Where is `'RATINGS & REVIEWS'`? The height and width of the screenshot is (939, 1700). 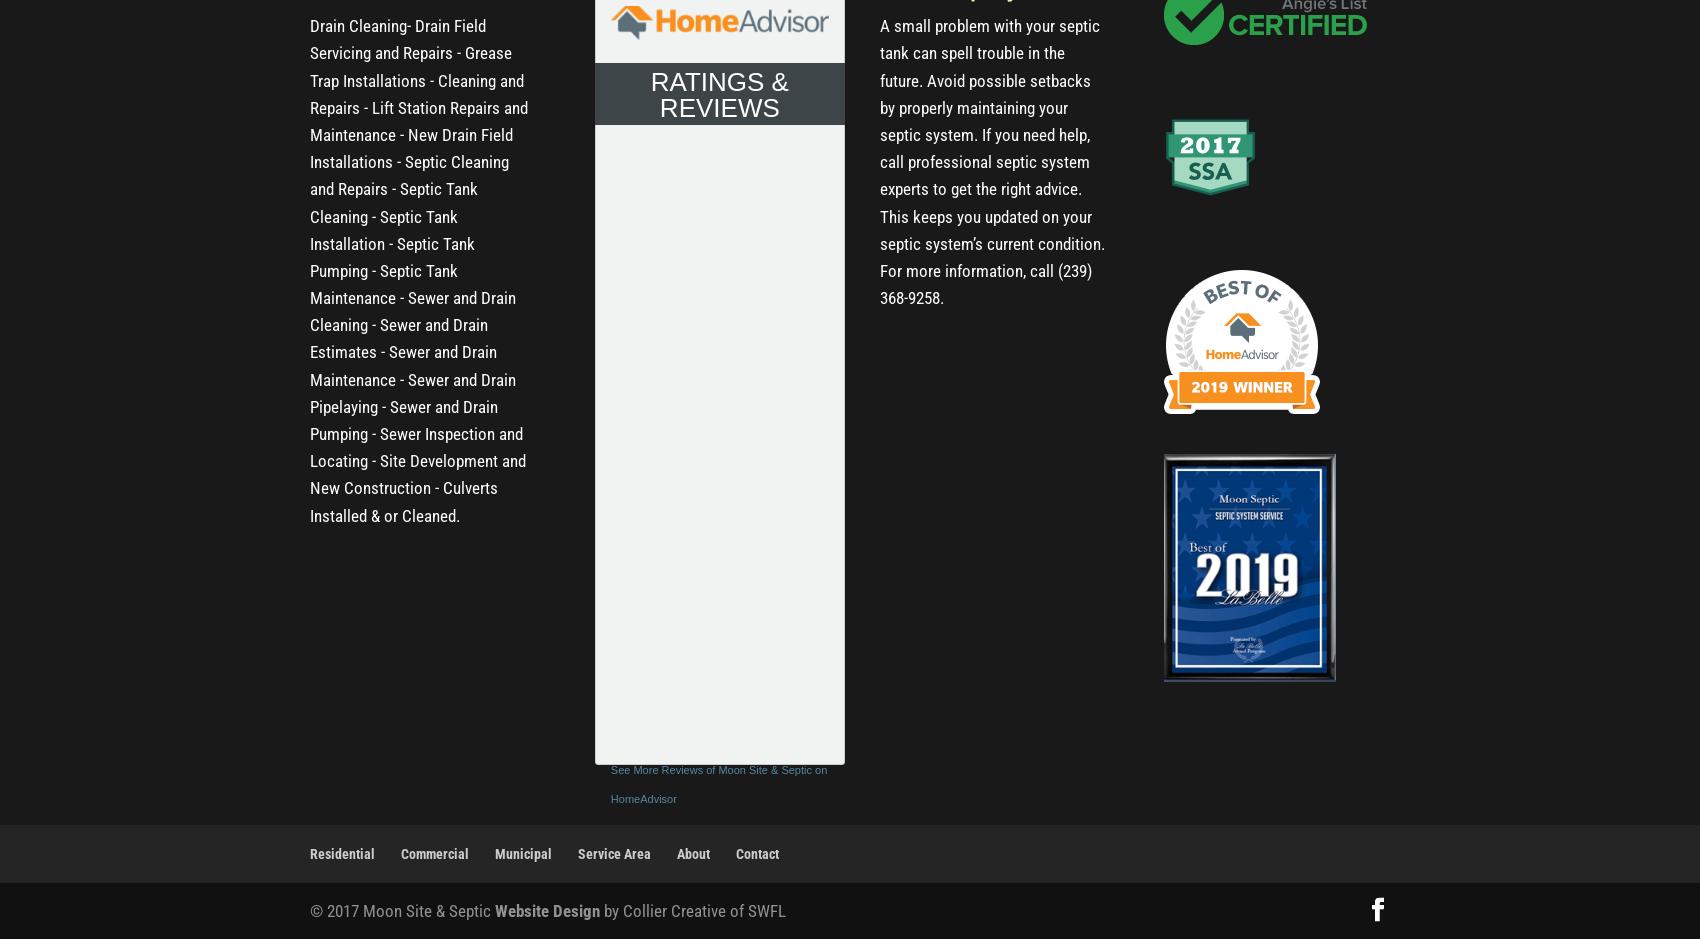
'RATINGS & REVIEWS' is located at coordinates (718, 93).